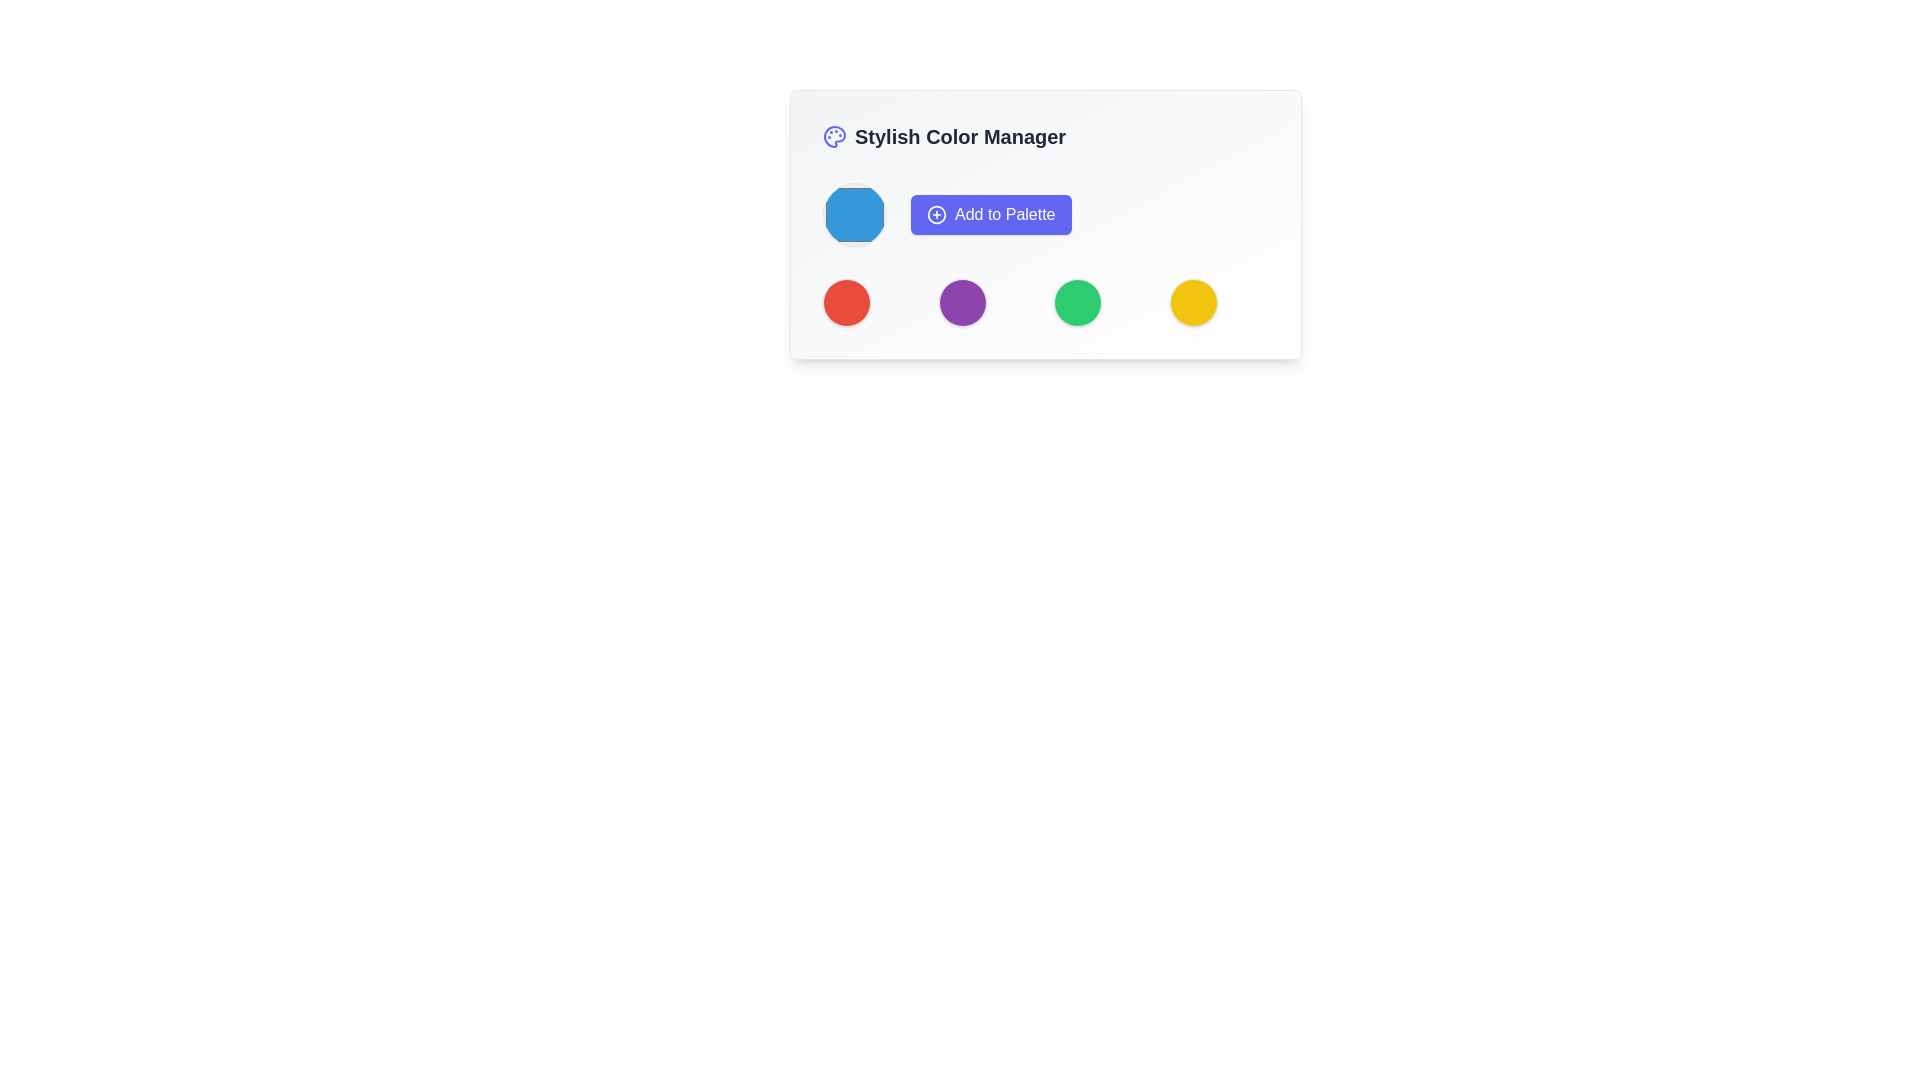 Image resolution: width=1920 pixels, height=1080 pixels. I want to click on the 'Add to Palette' button, which is part of the Stylish Color Manager interface and is located to the right of the circular color indicator, so click(1045, 215).